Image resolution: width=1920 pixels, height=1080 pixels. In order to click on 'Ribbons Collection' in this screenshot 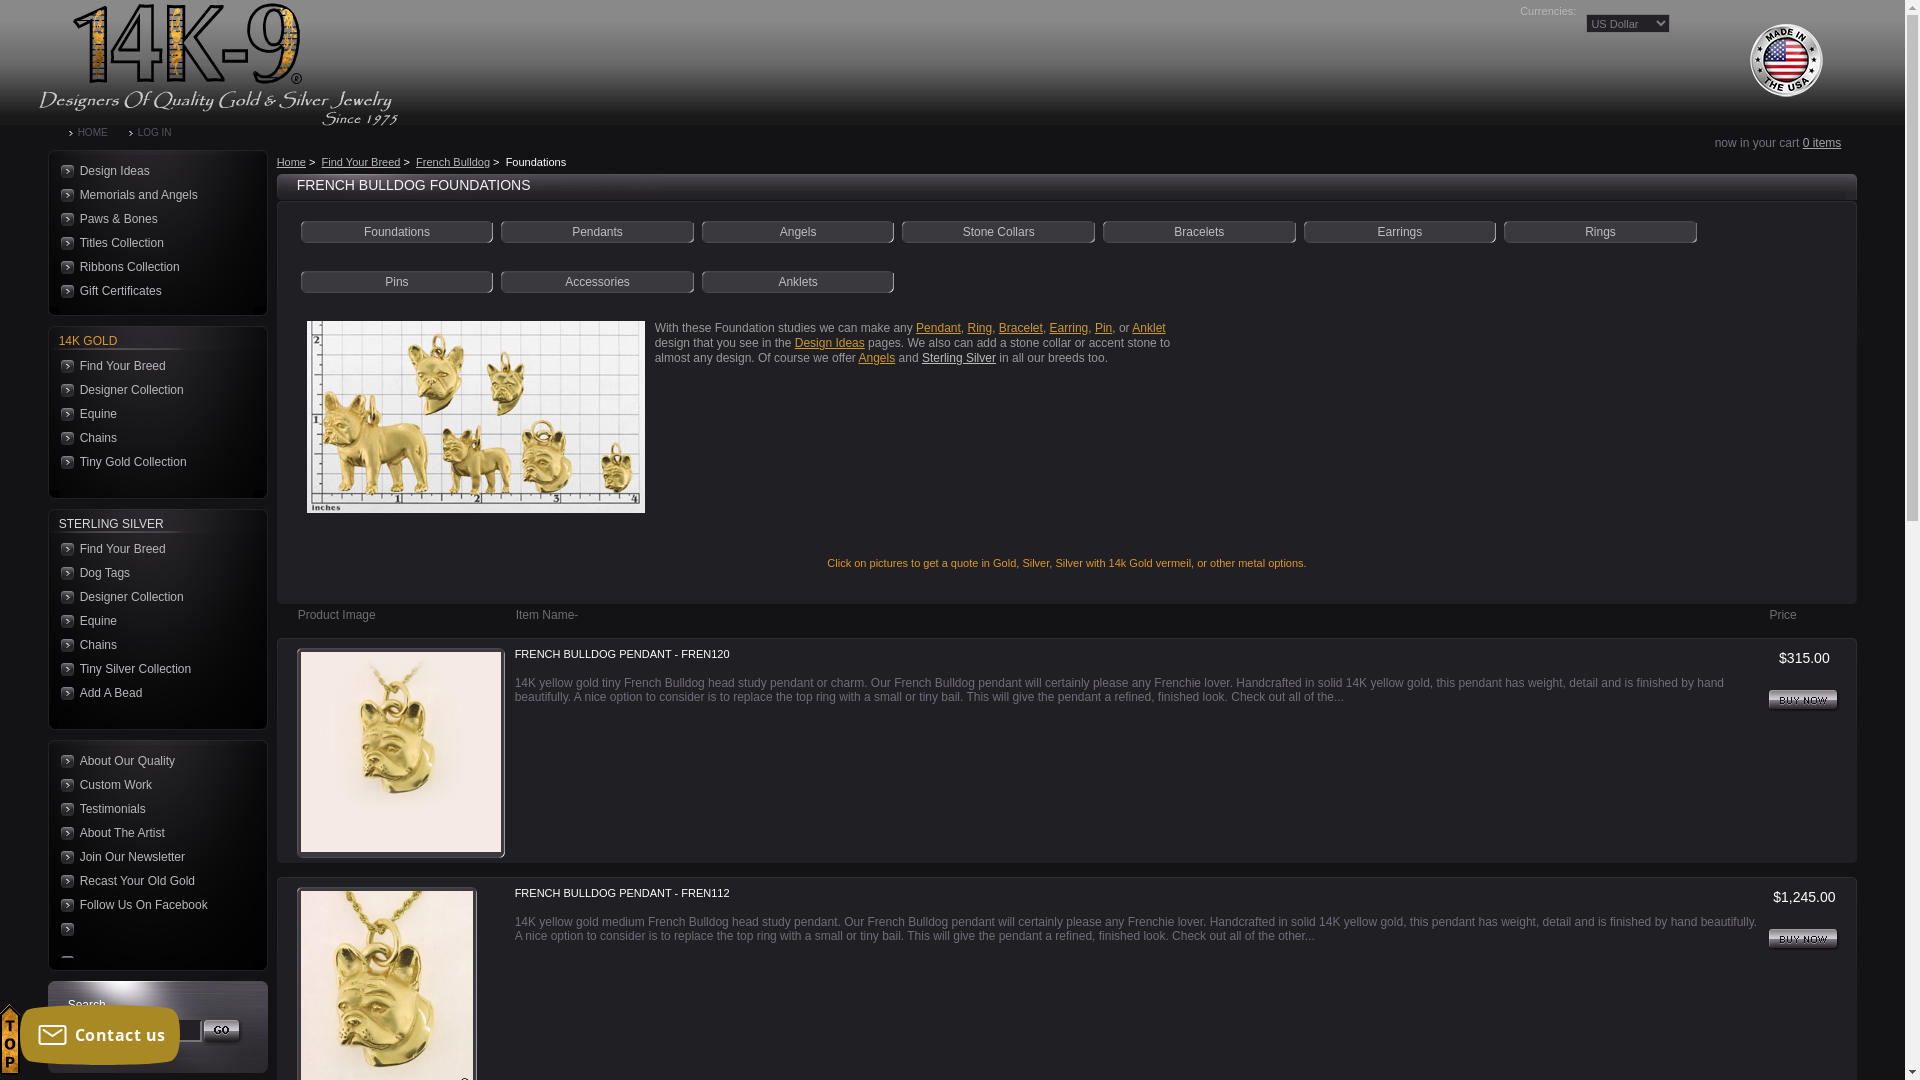, I will do `click(151, 265)`.